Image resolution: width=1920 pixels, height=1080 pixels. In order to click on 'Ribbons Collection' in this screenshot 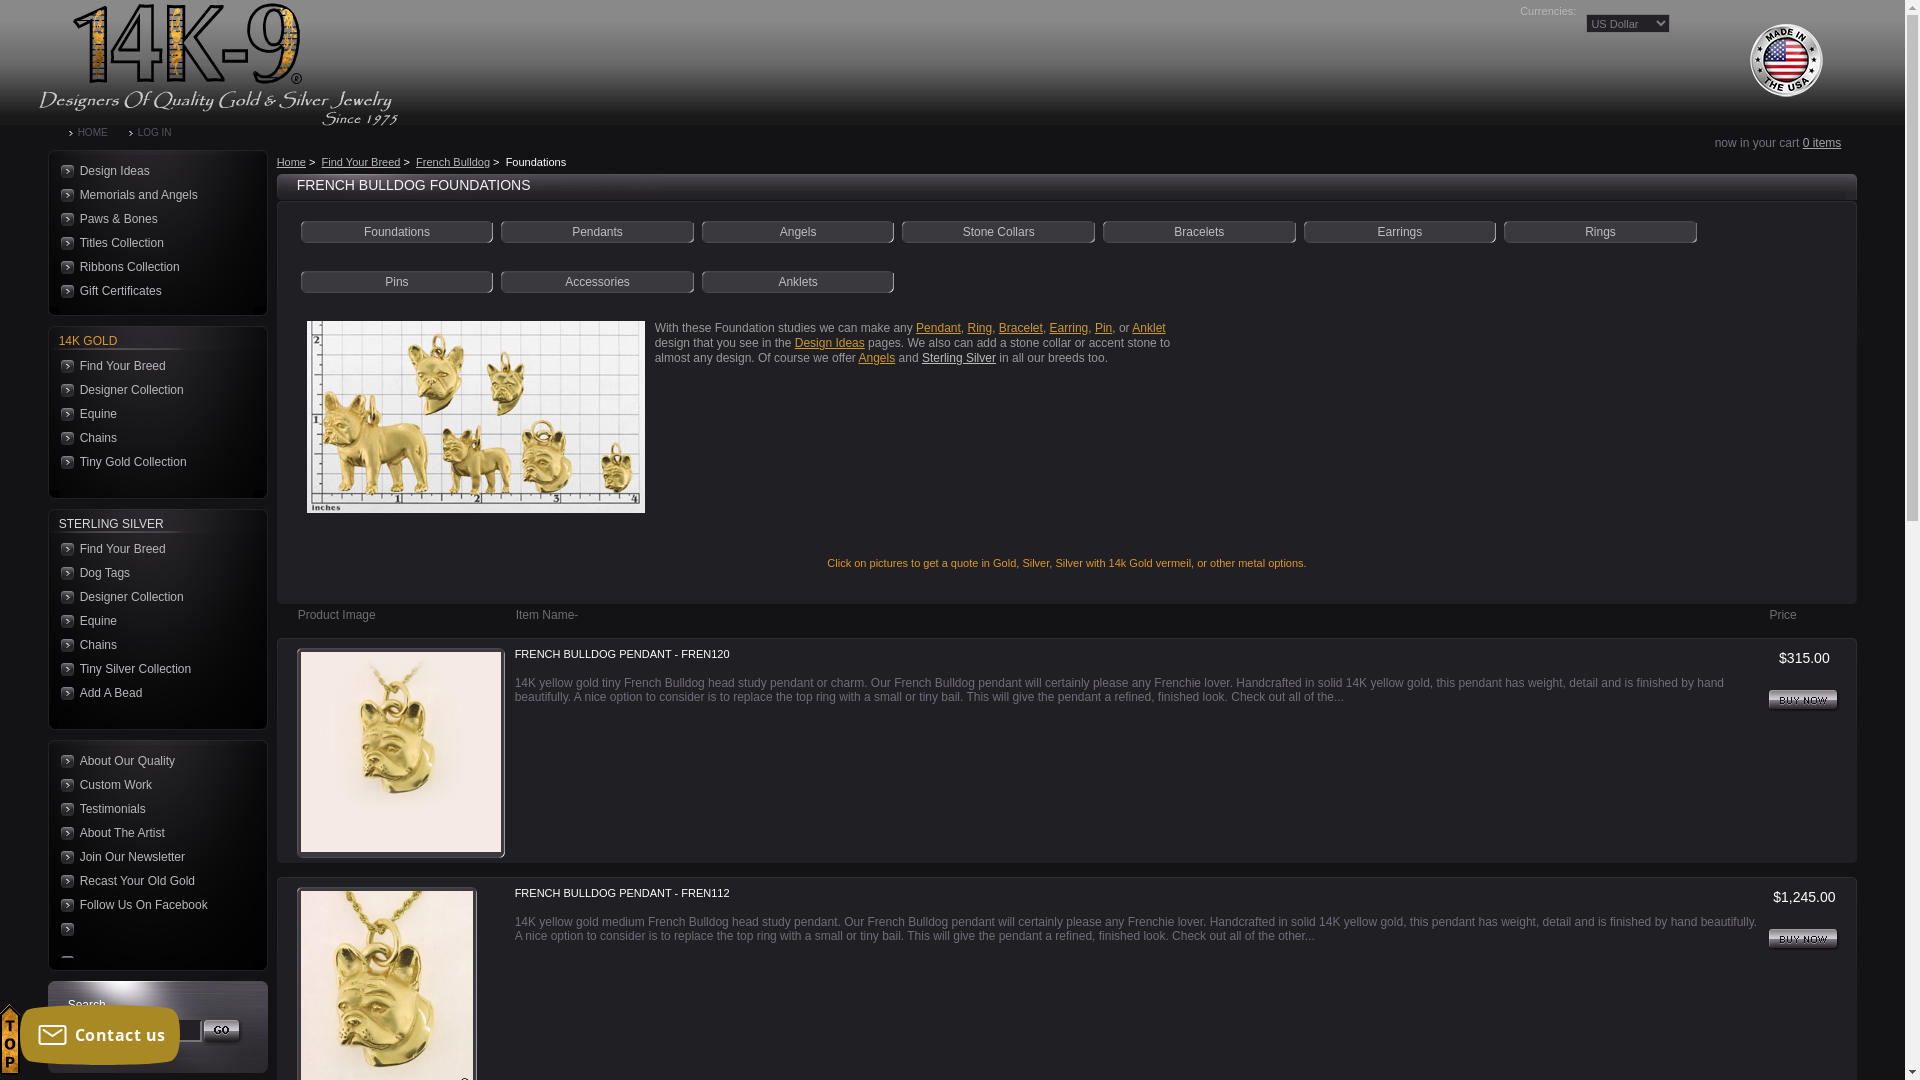, I will do `click(151, 265)`.